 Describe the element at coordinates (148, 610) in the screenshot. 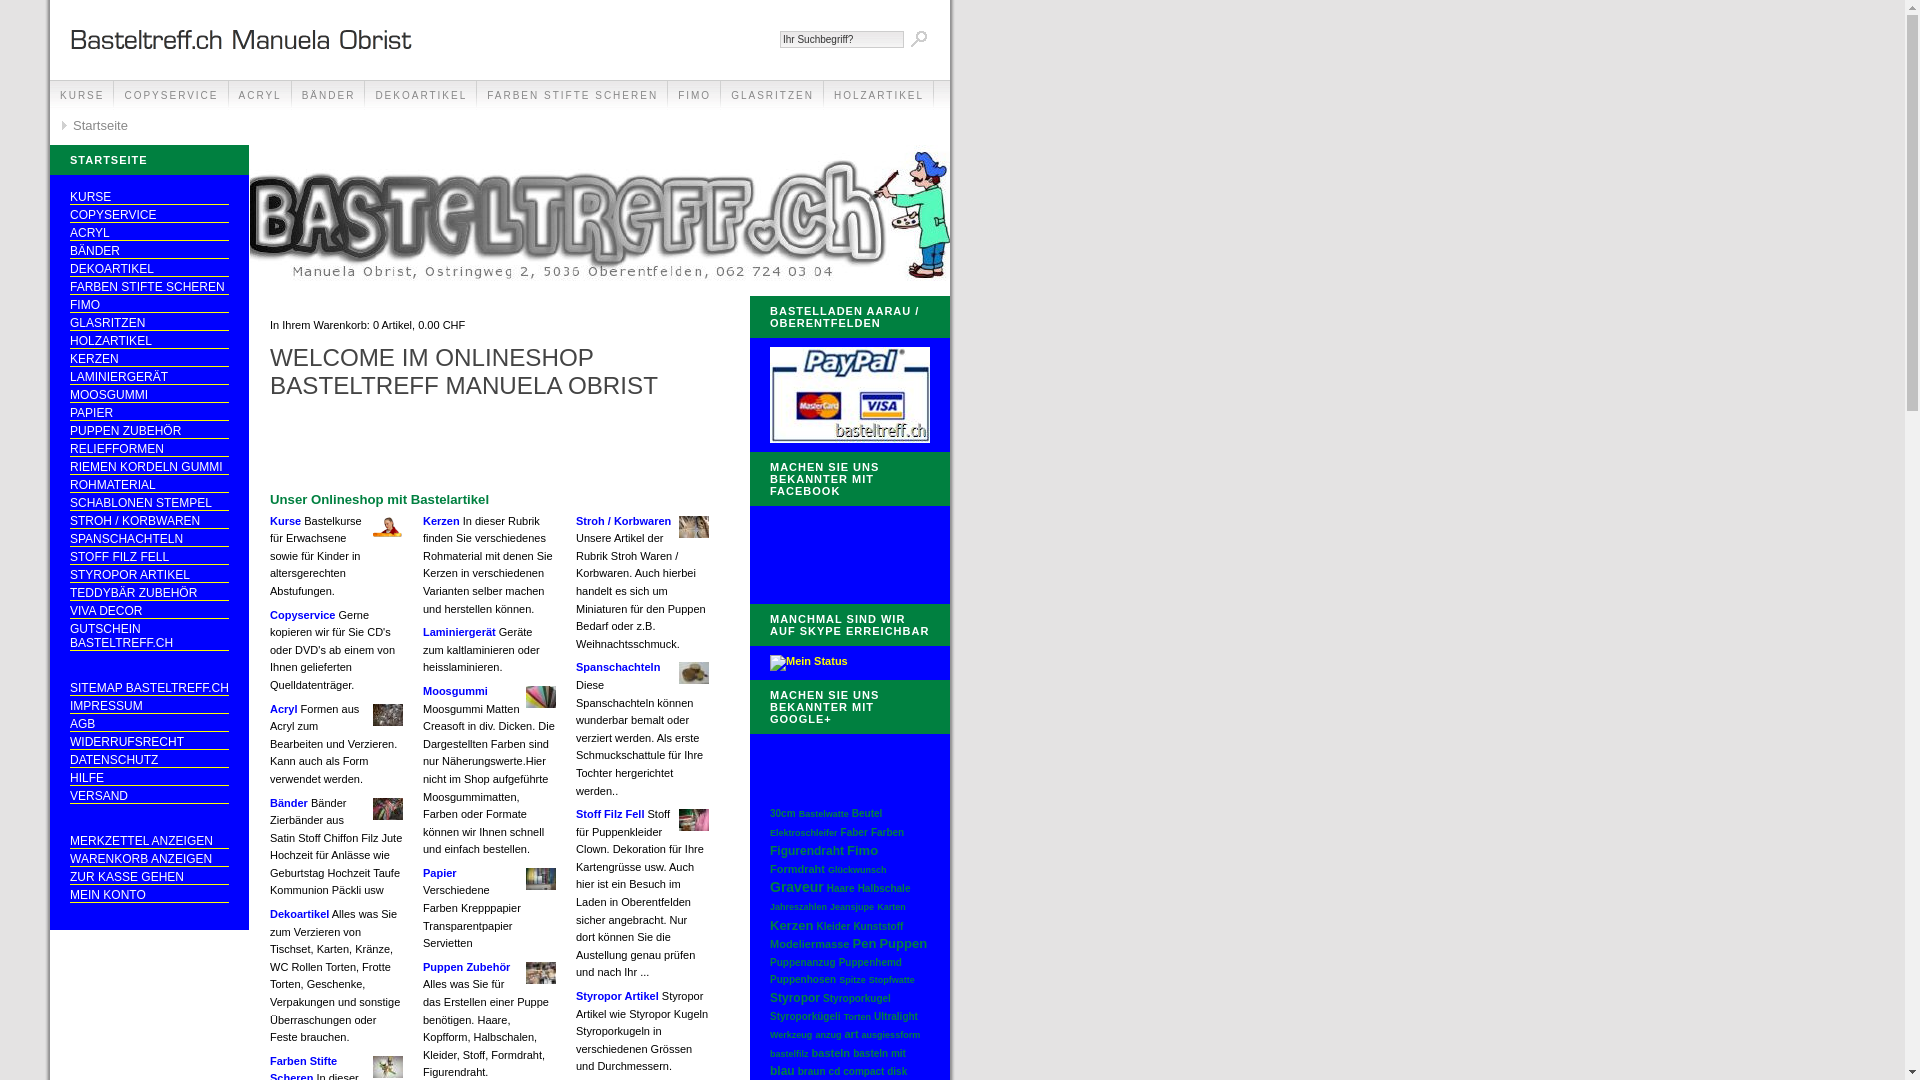

I see `'VIVA DECOR'` at that location.